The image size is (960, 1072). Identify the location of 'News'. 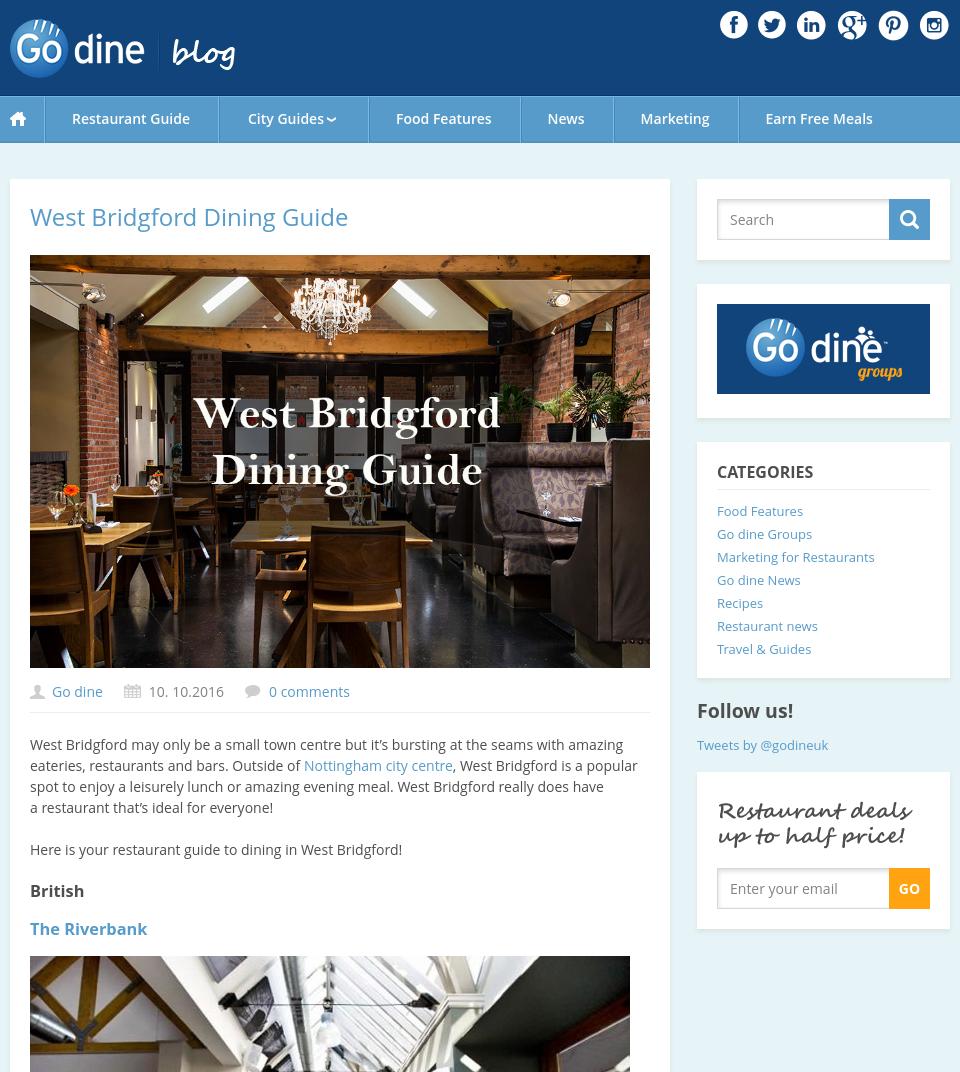
(565, 118).